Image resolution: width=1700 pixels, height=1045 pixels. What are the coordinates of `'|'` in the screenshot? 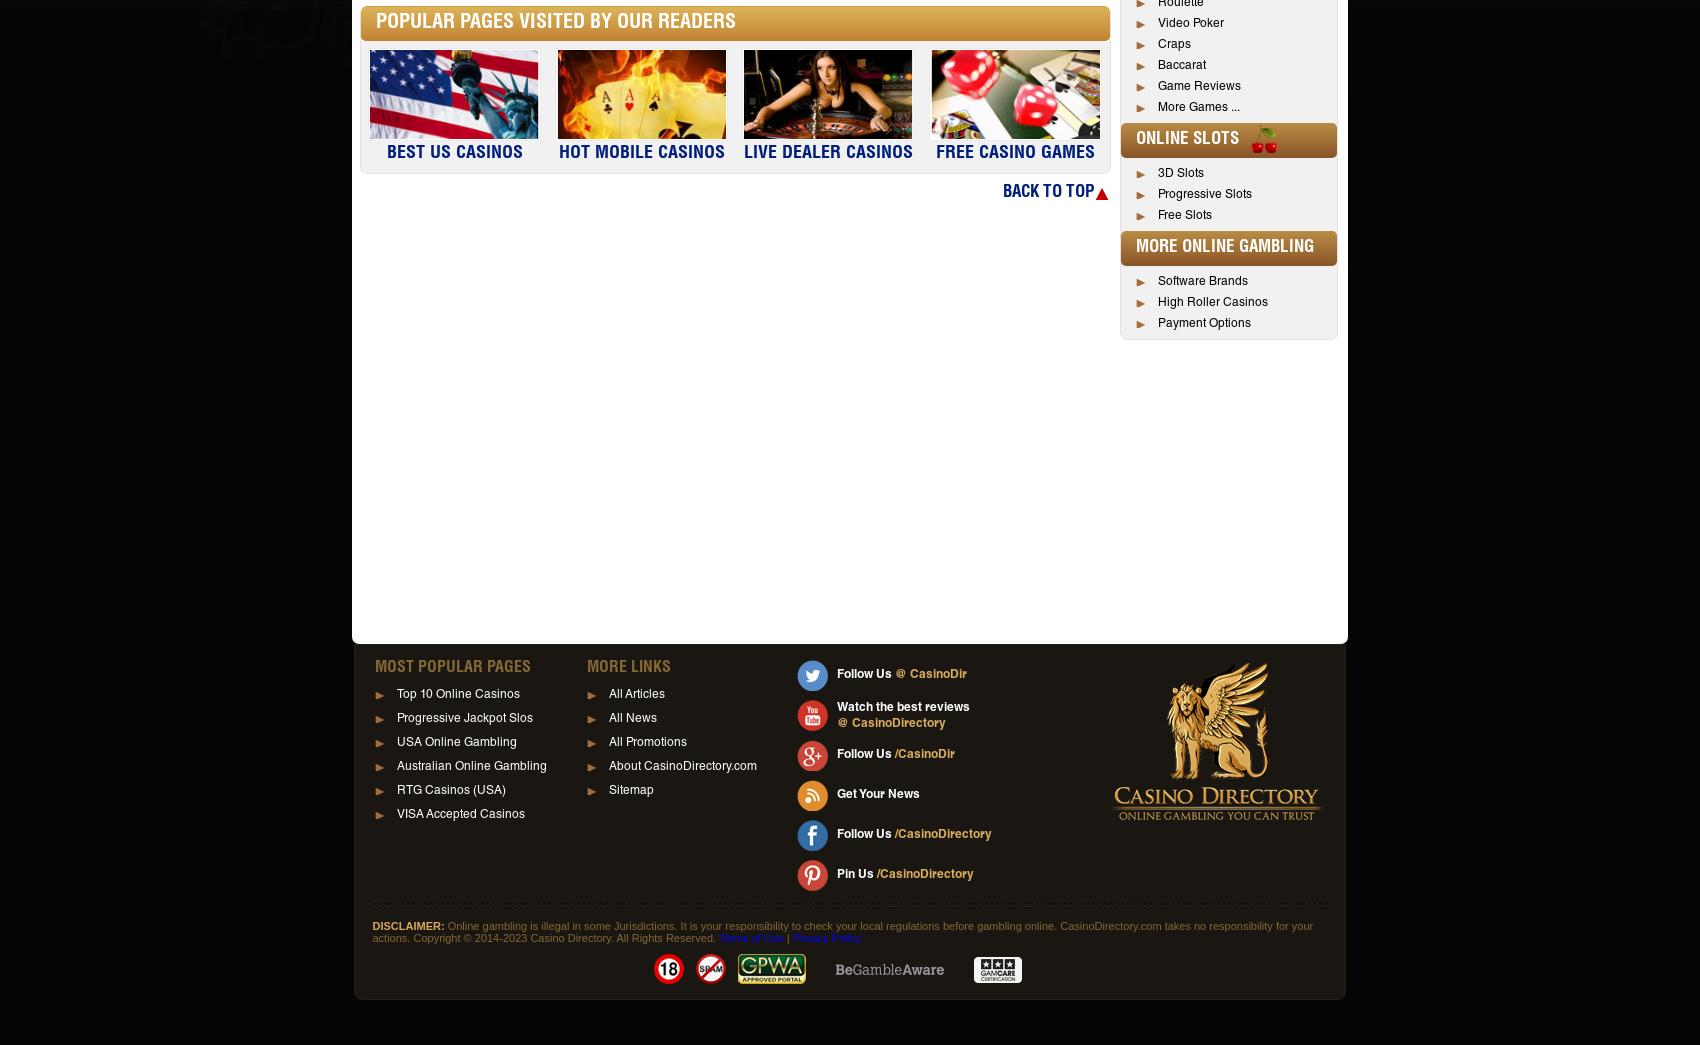 It's located at (782, 936).